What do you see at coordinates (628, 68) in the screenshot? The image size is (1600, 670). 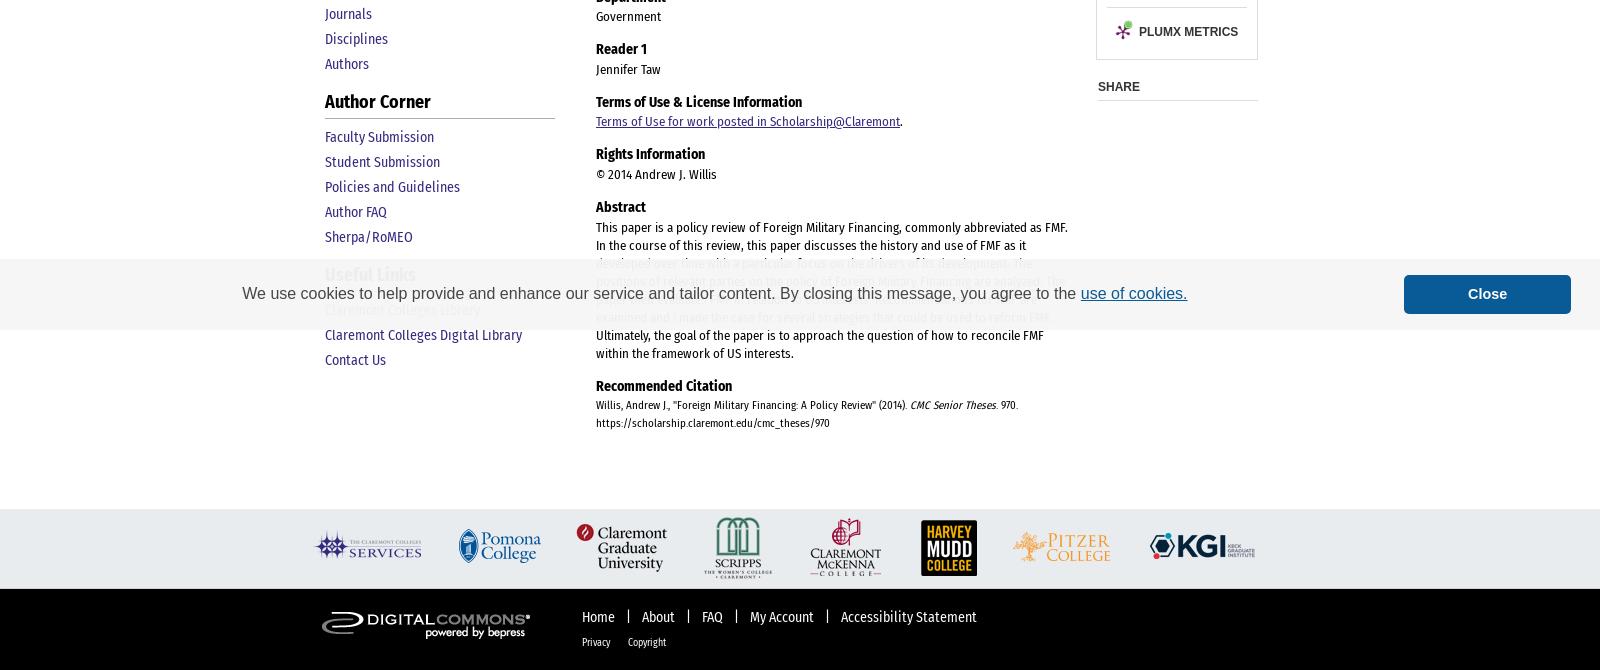 I see `'Jennifer Taw'` at bounding box center [628, 68].